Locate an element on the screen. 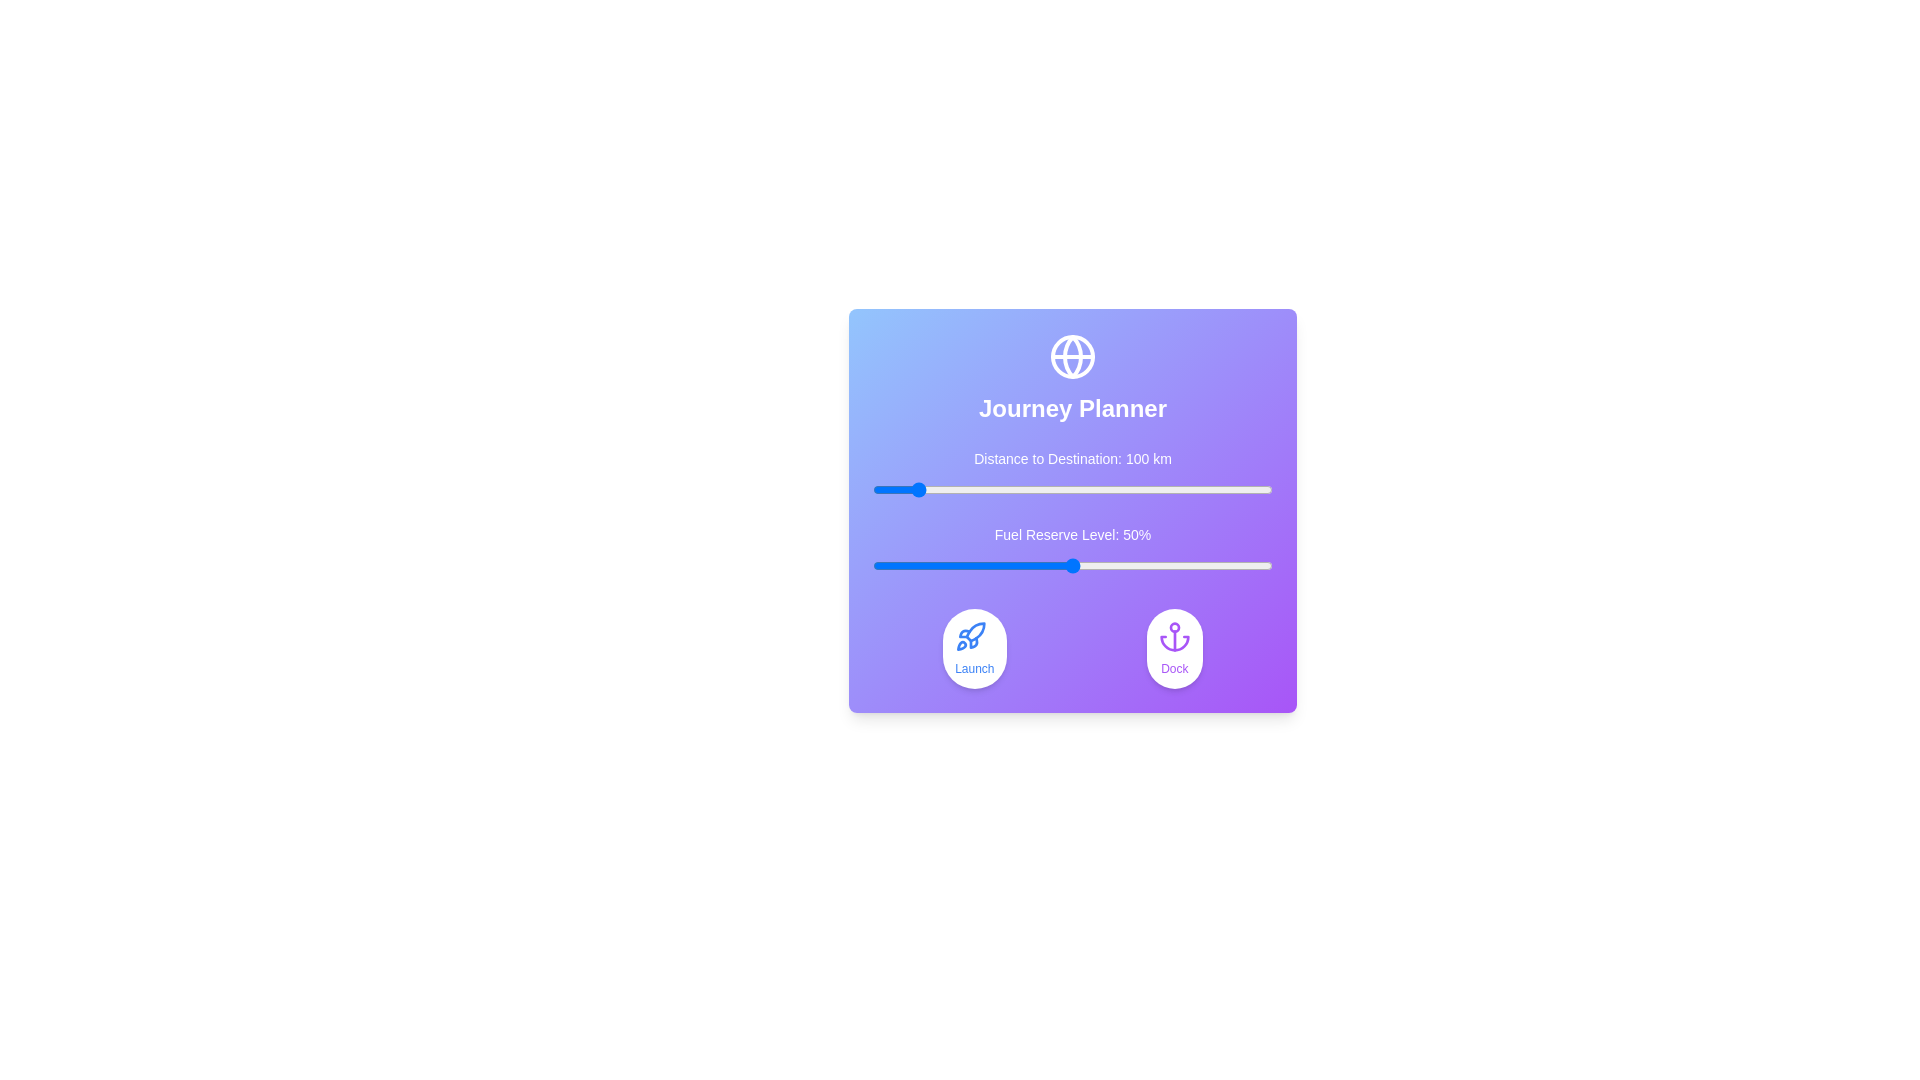 Image resolution: width=1920 pixels, height=1080 pixels. the distance slider to 758 km is located at coordinates (1176, 489).